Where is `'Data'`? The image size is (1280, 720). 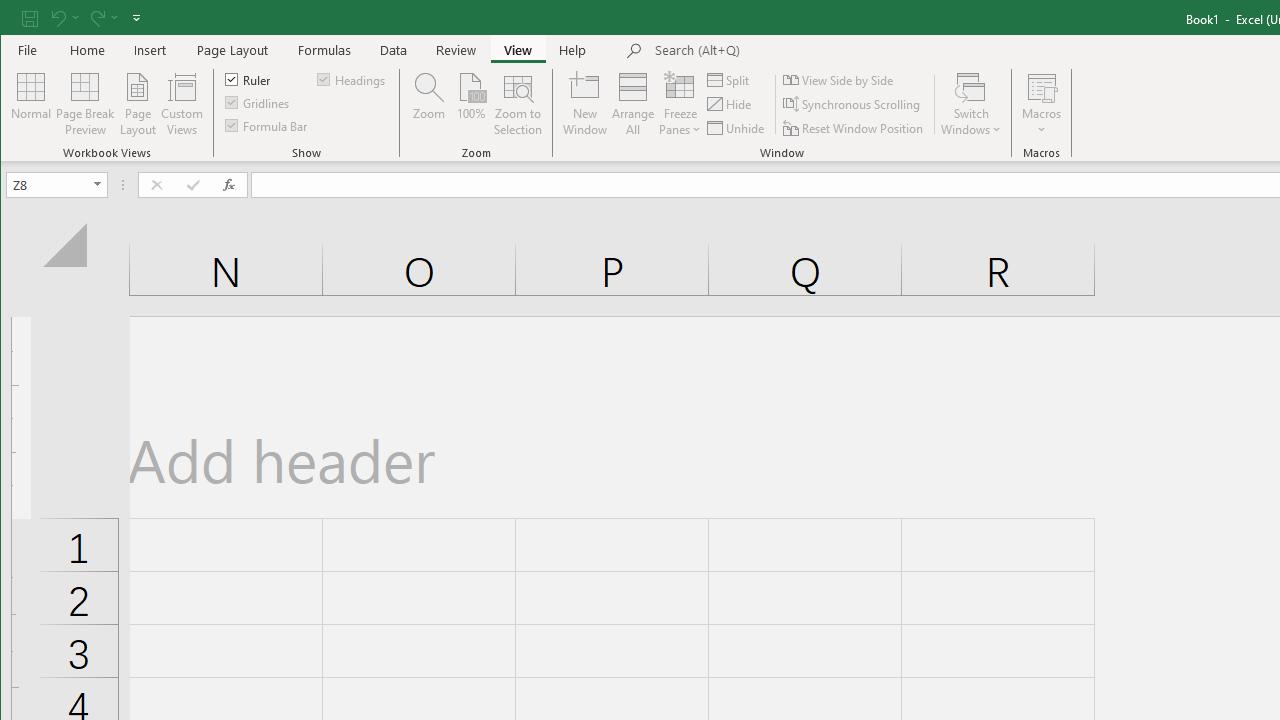
'Data' is located at coordinates (394, 49).